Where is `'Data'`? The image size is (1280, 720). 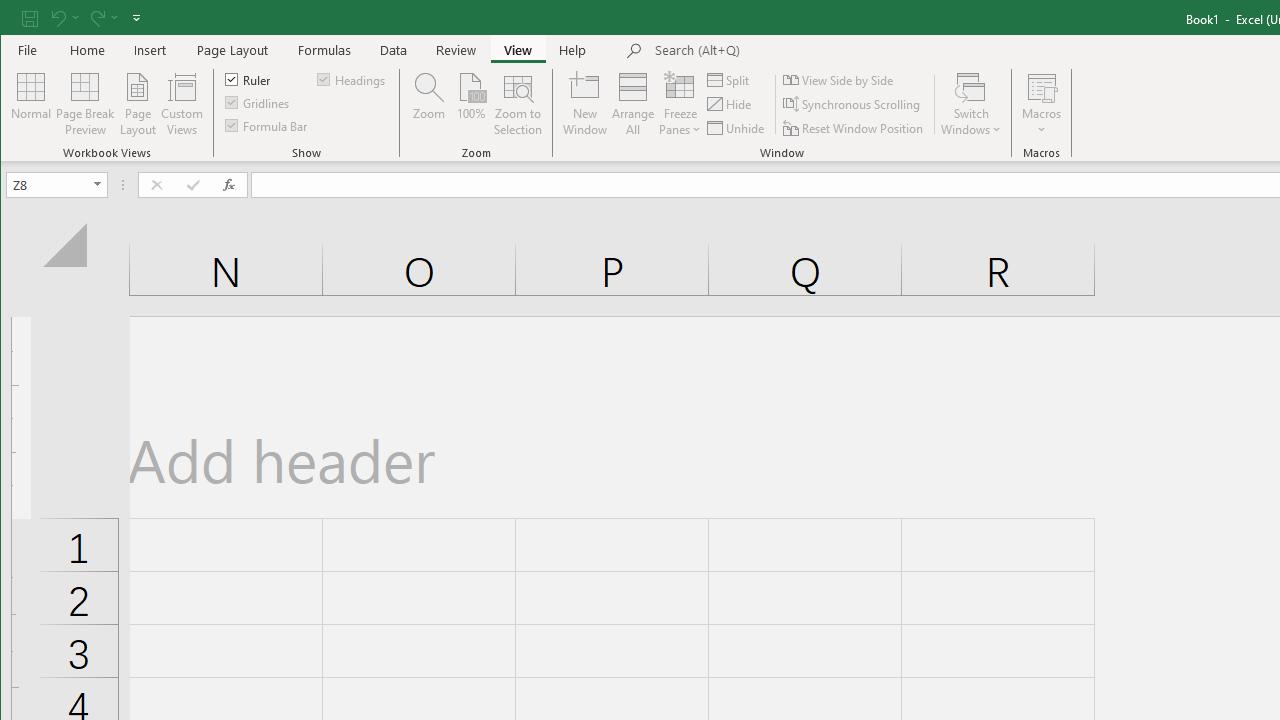
'Data' is located at coordinates (394, 49).